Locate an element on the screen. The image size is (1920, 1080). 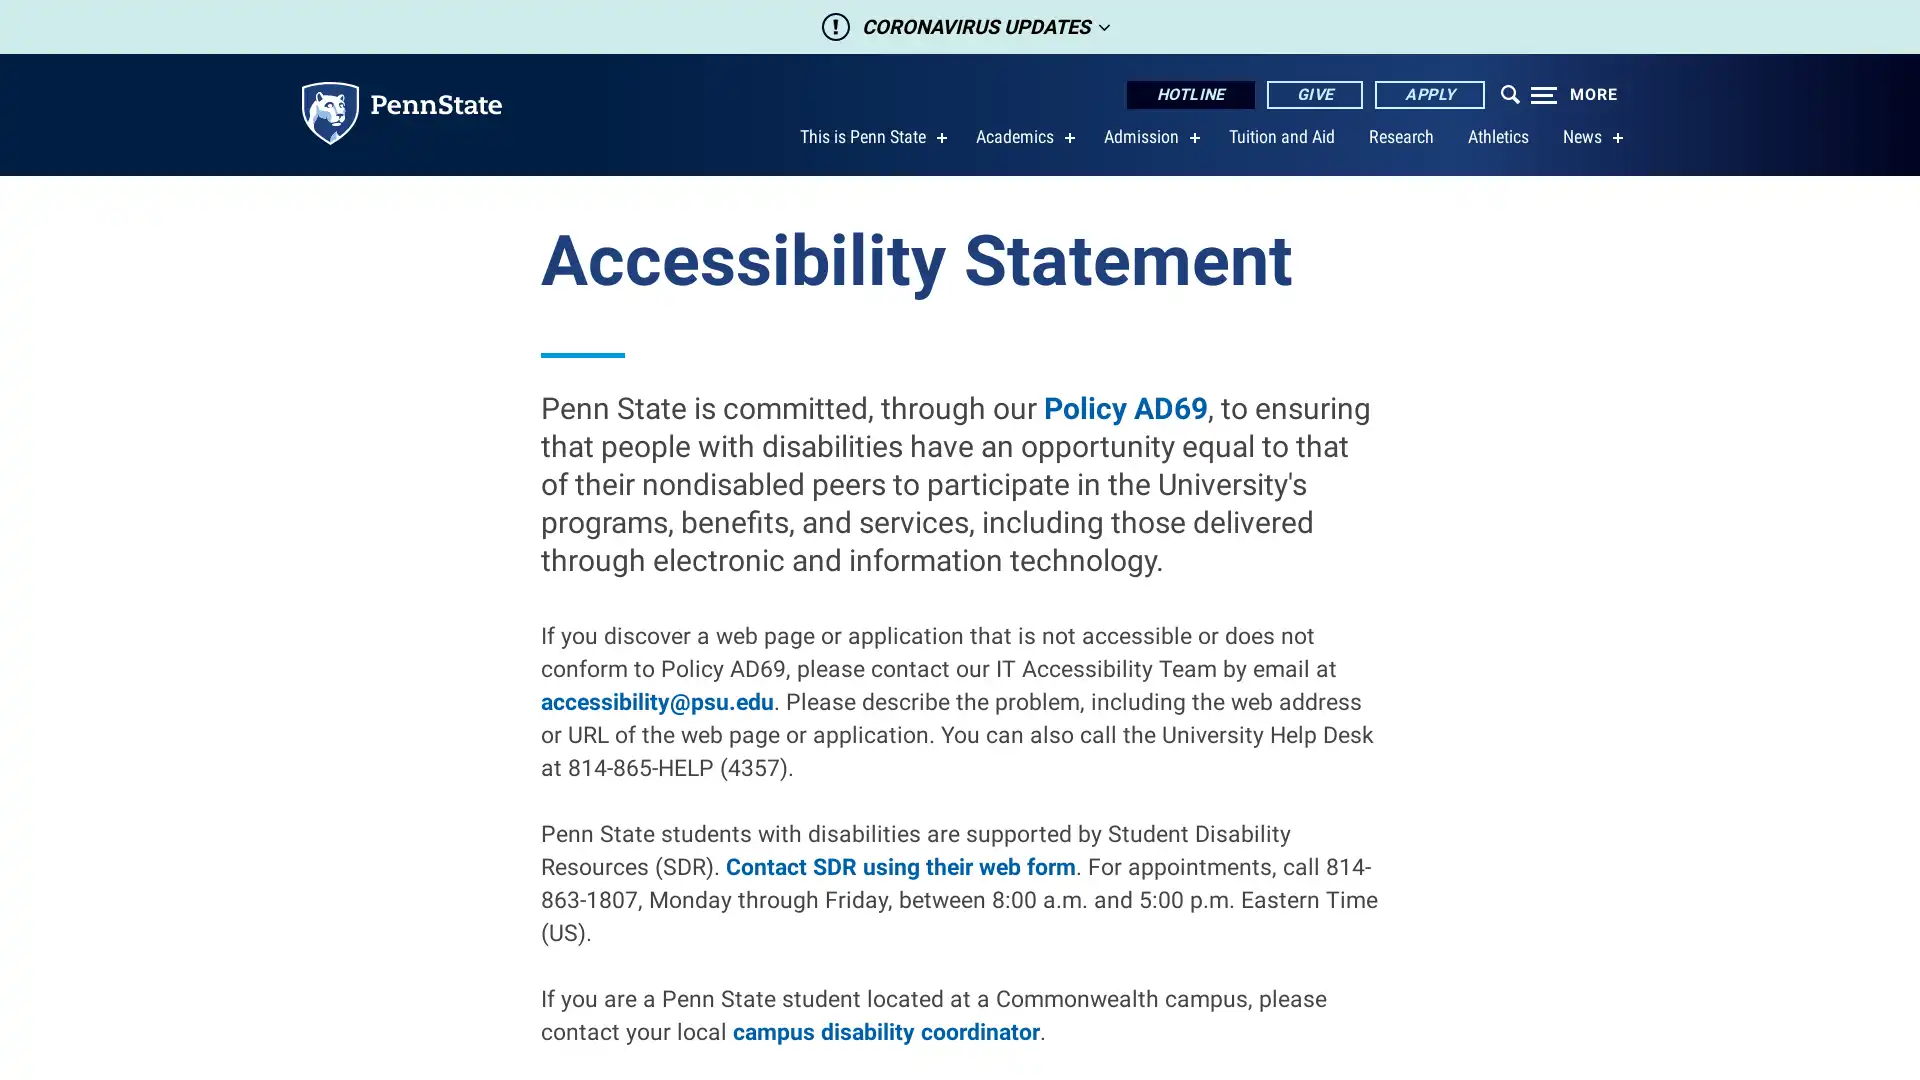
show submenu for Admission is located at coordinates (1186, 137).